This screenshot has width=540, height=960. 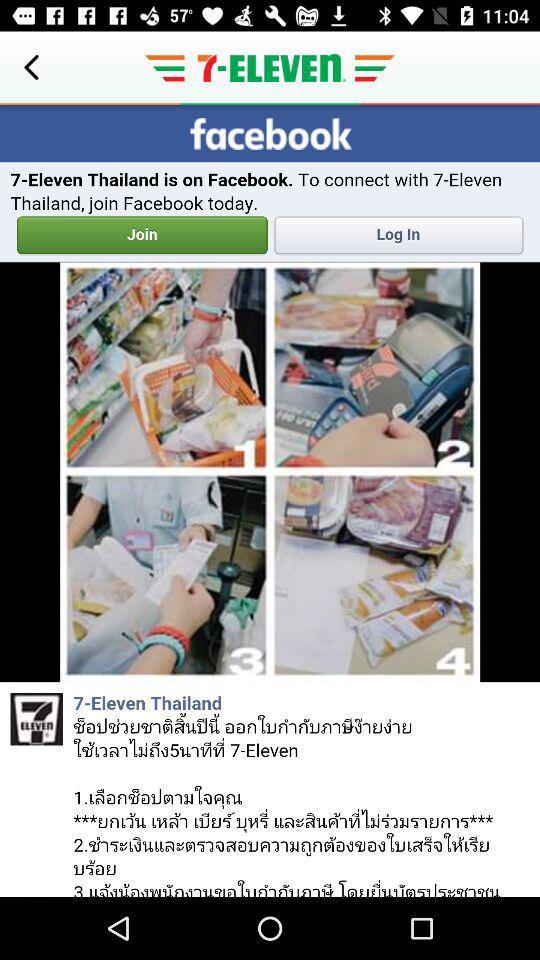 What do you see at coordinates (30, 68) in the screenshot?
I see `prior page arrow` at bounding box center [30, 68].